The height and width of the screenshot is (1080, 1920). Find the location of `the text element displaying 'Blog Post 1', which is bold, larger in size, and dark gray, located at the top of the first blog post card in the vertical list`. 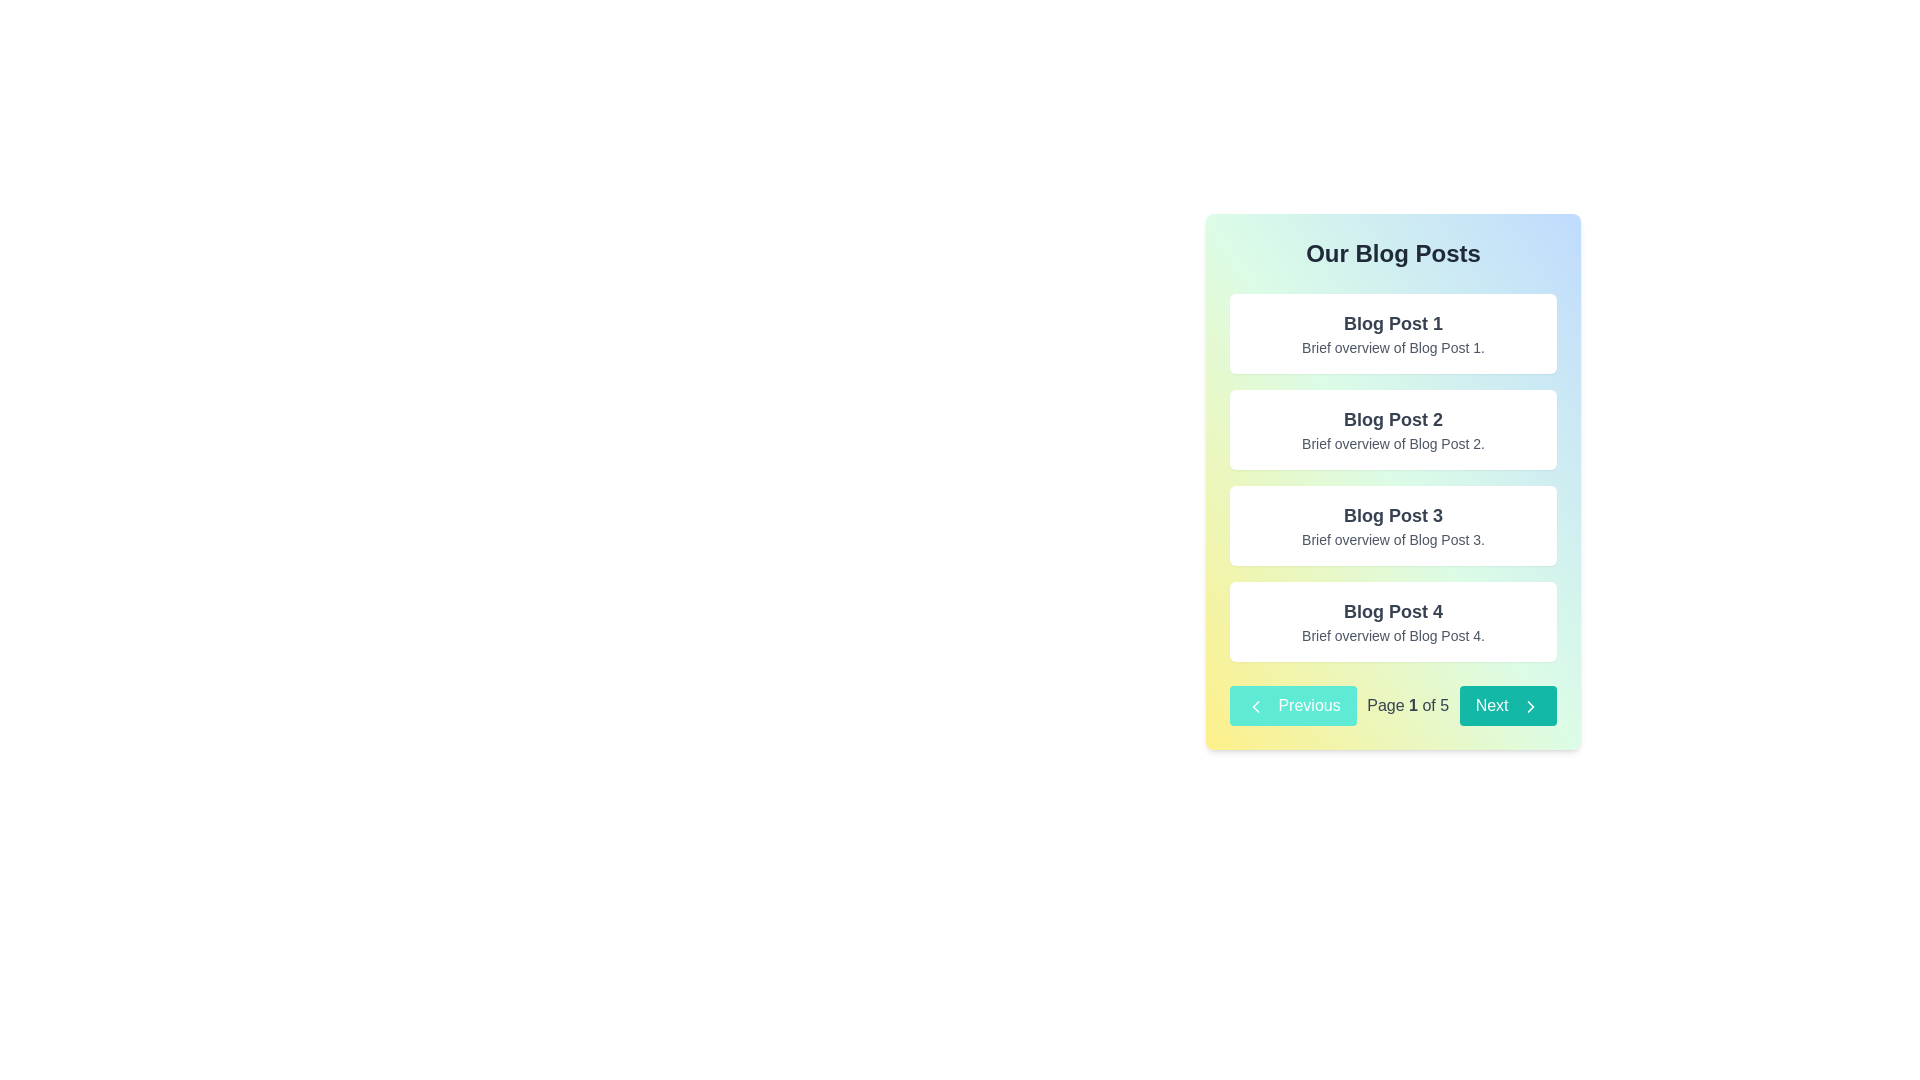

the text element displaying 'Blog Post 1', which is bold, larger in size, and dark gray, located at the top of the first blog post card in the vertical list is located at coordinates (1392, 323).